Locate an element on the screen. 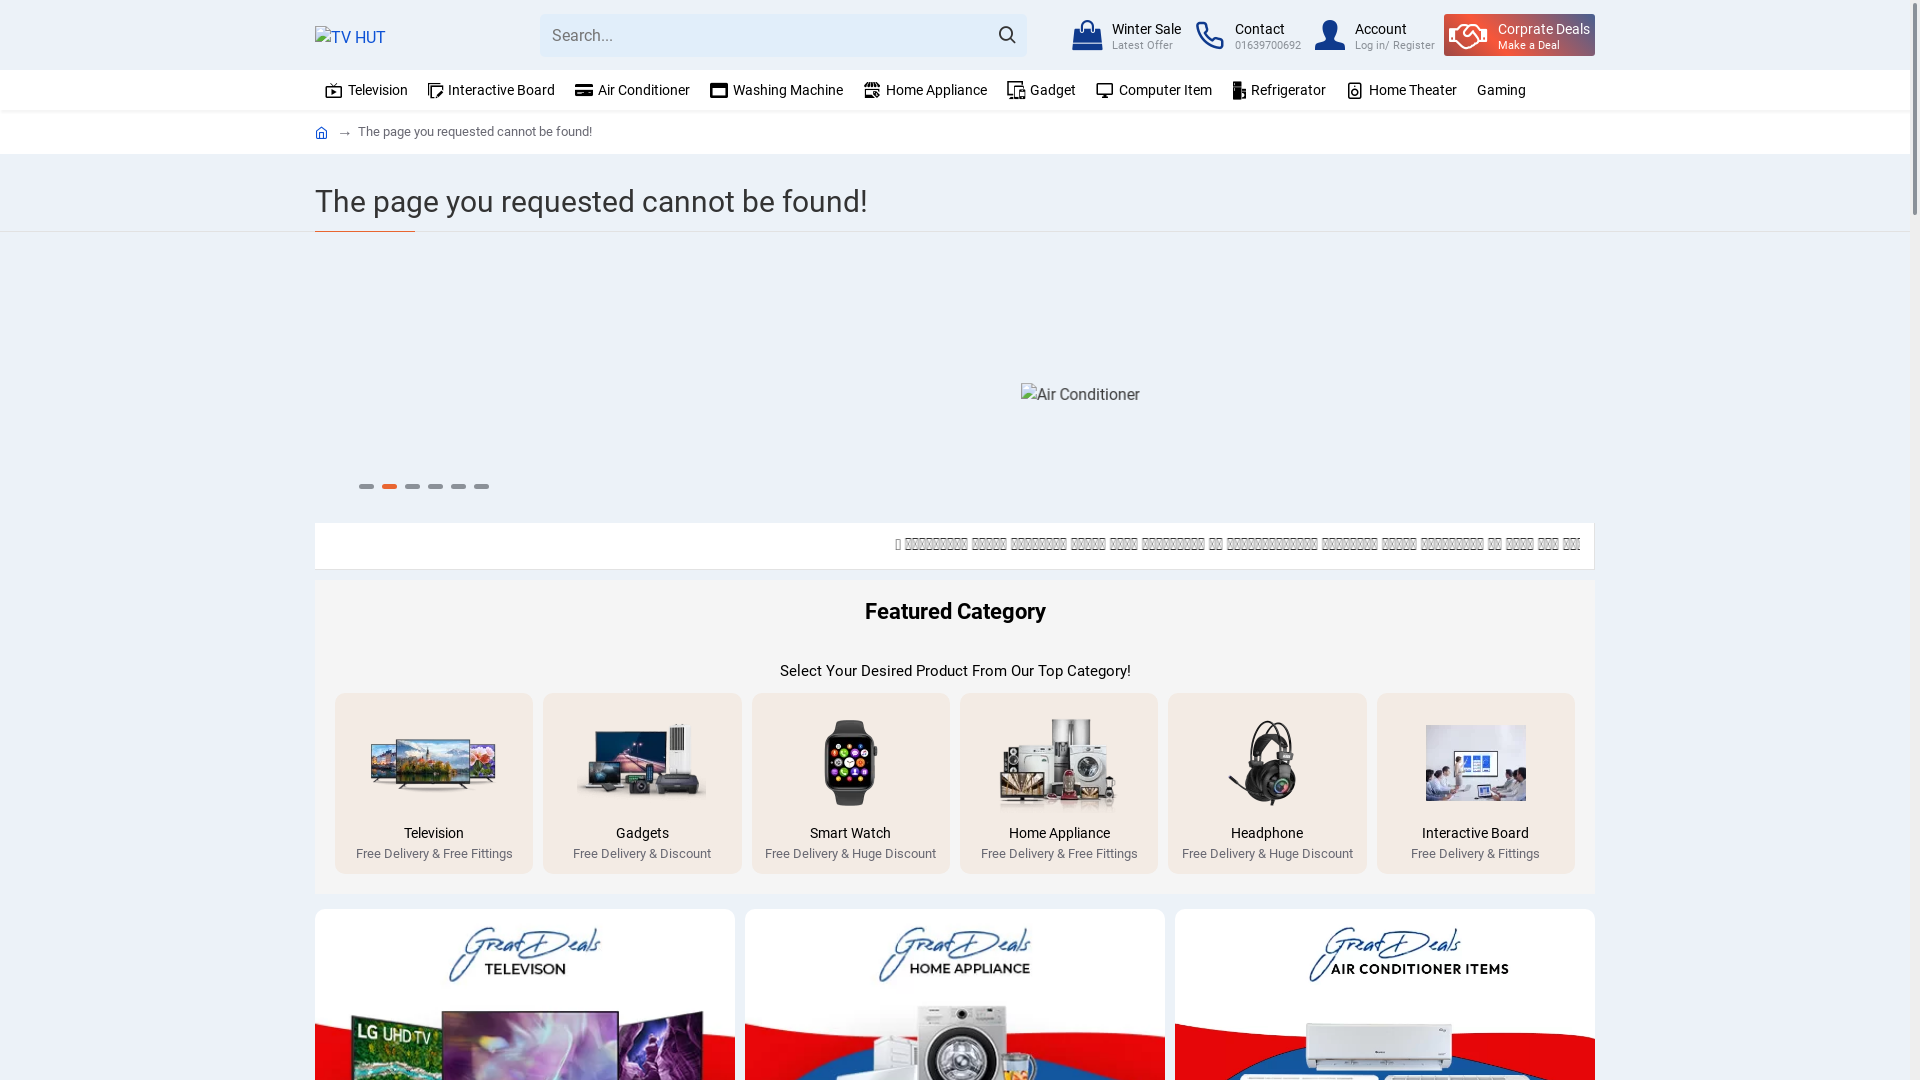 The image size is (1920, 1080). 'The page you requested cannot be found!' is located at coordinates (474, 131).